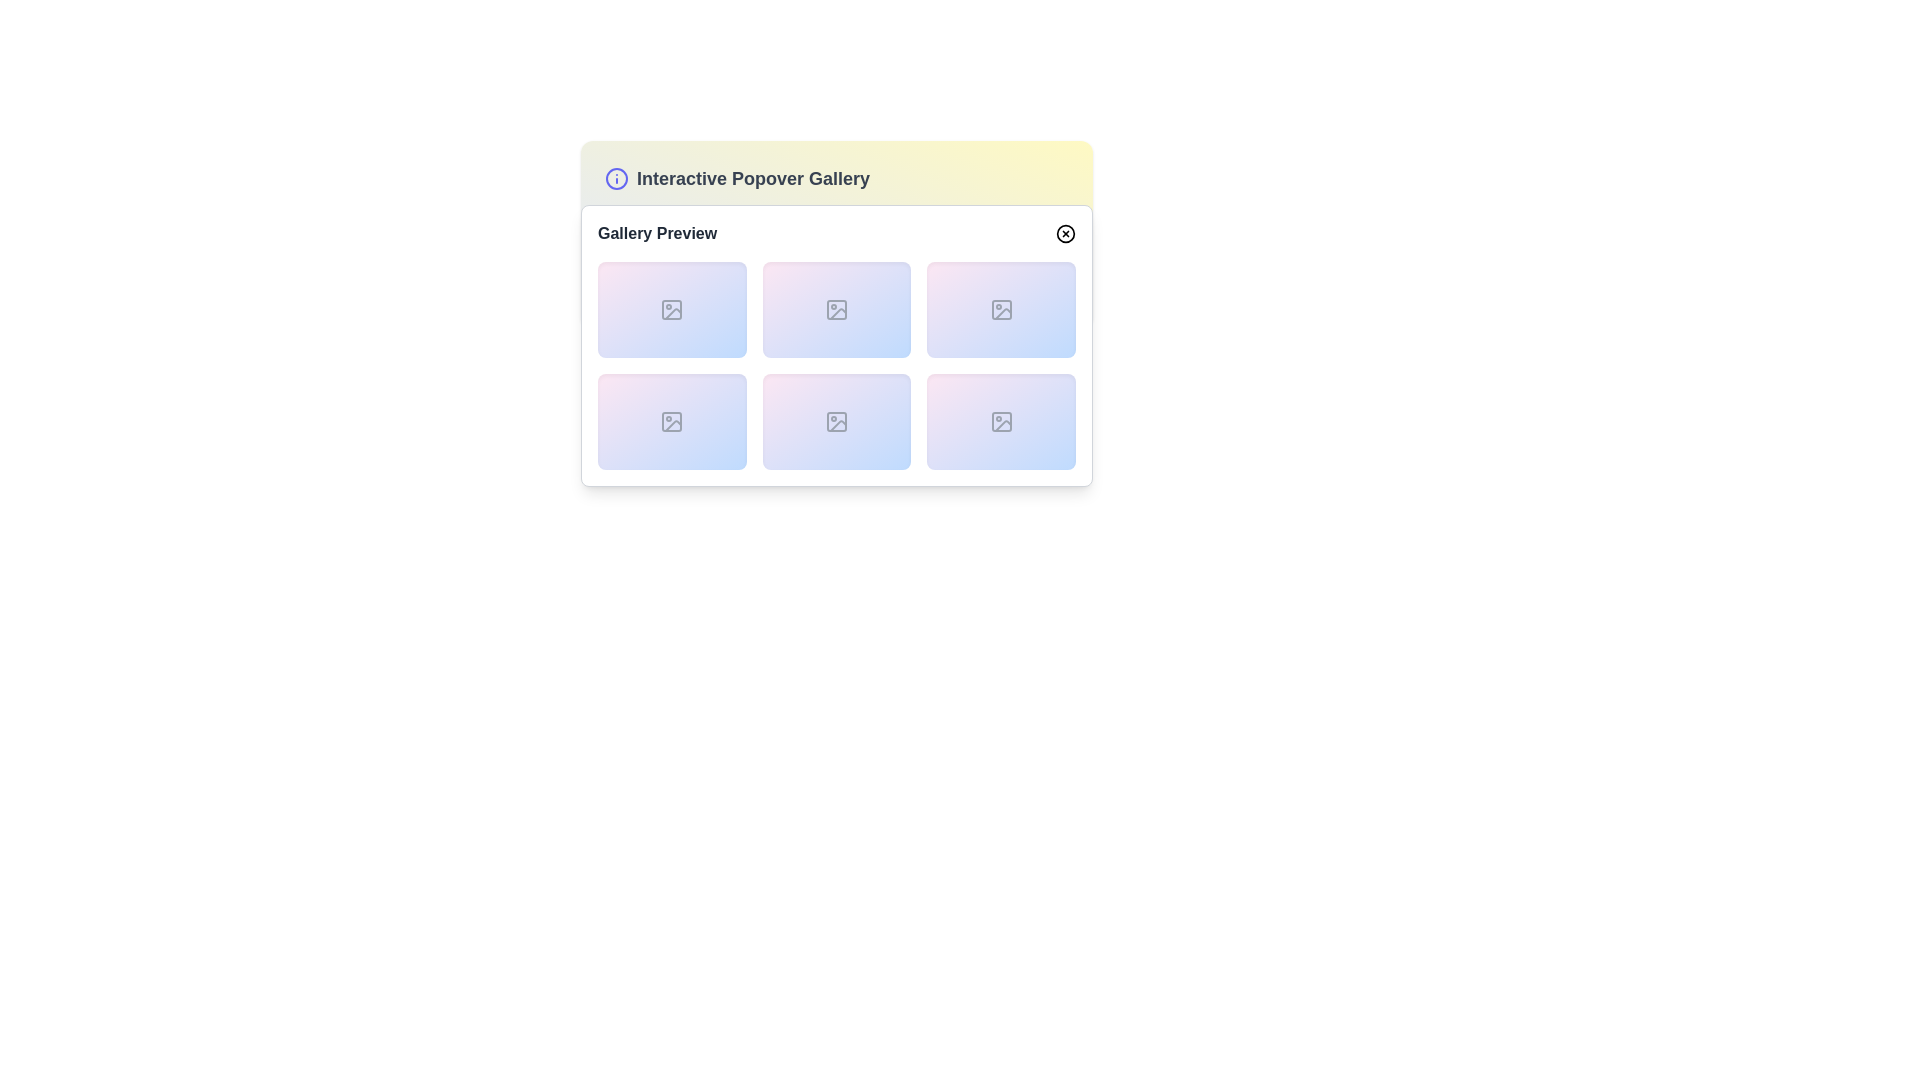 Image resolution: width=1920 pixels, height=1080 pixels. I want to click on the Decorative SVG rectangle located in the sixth icon of a two-row layout, which serves as a decorative image placeholder within a gallery preview, so click(836, 420).